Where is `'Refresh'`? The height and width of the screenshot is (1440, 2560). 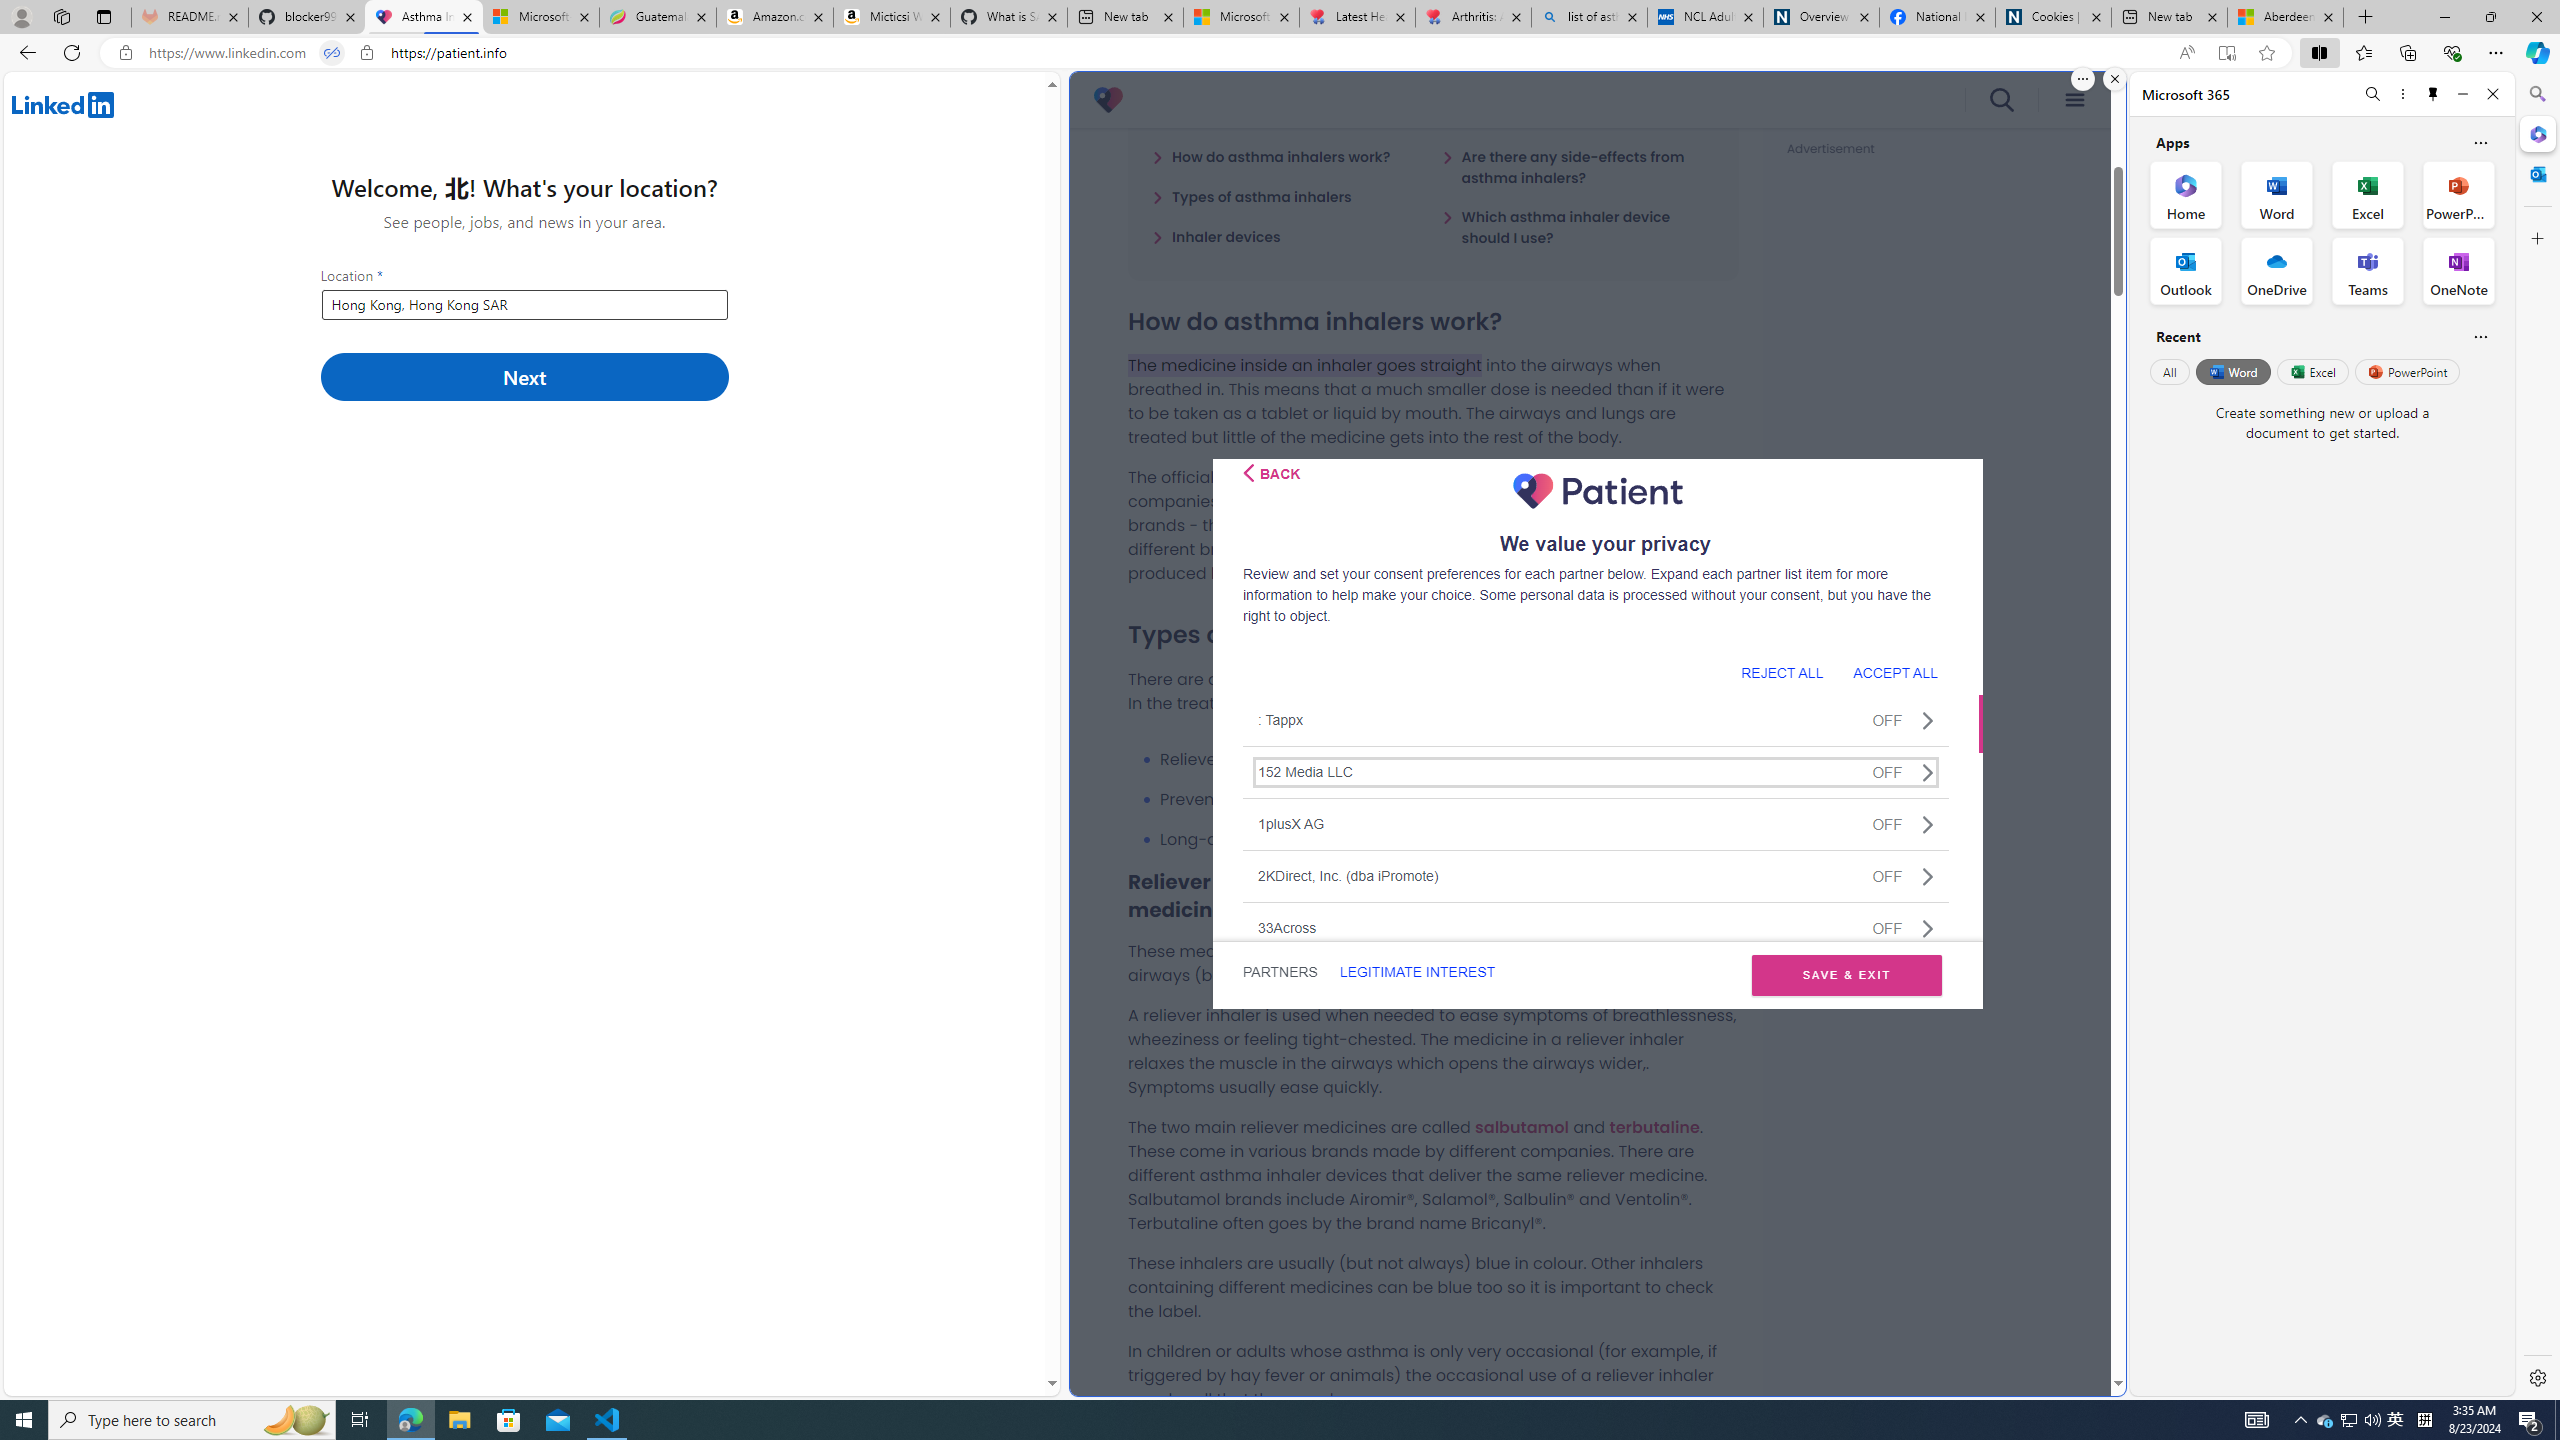 'Refresh' is located at coordinates (70, 51).